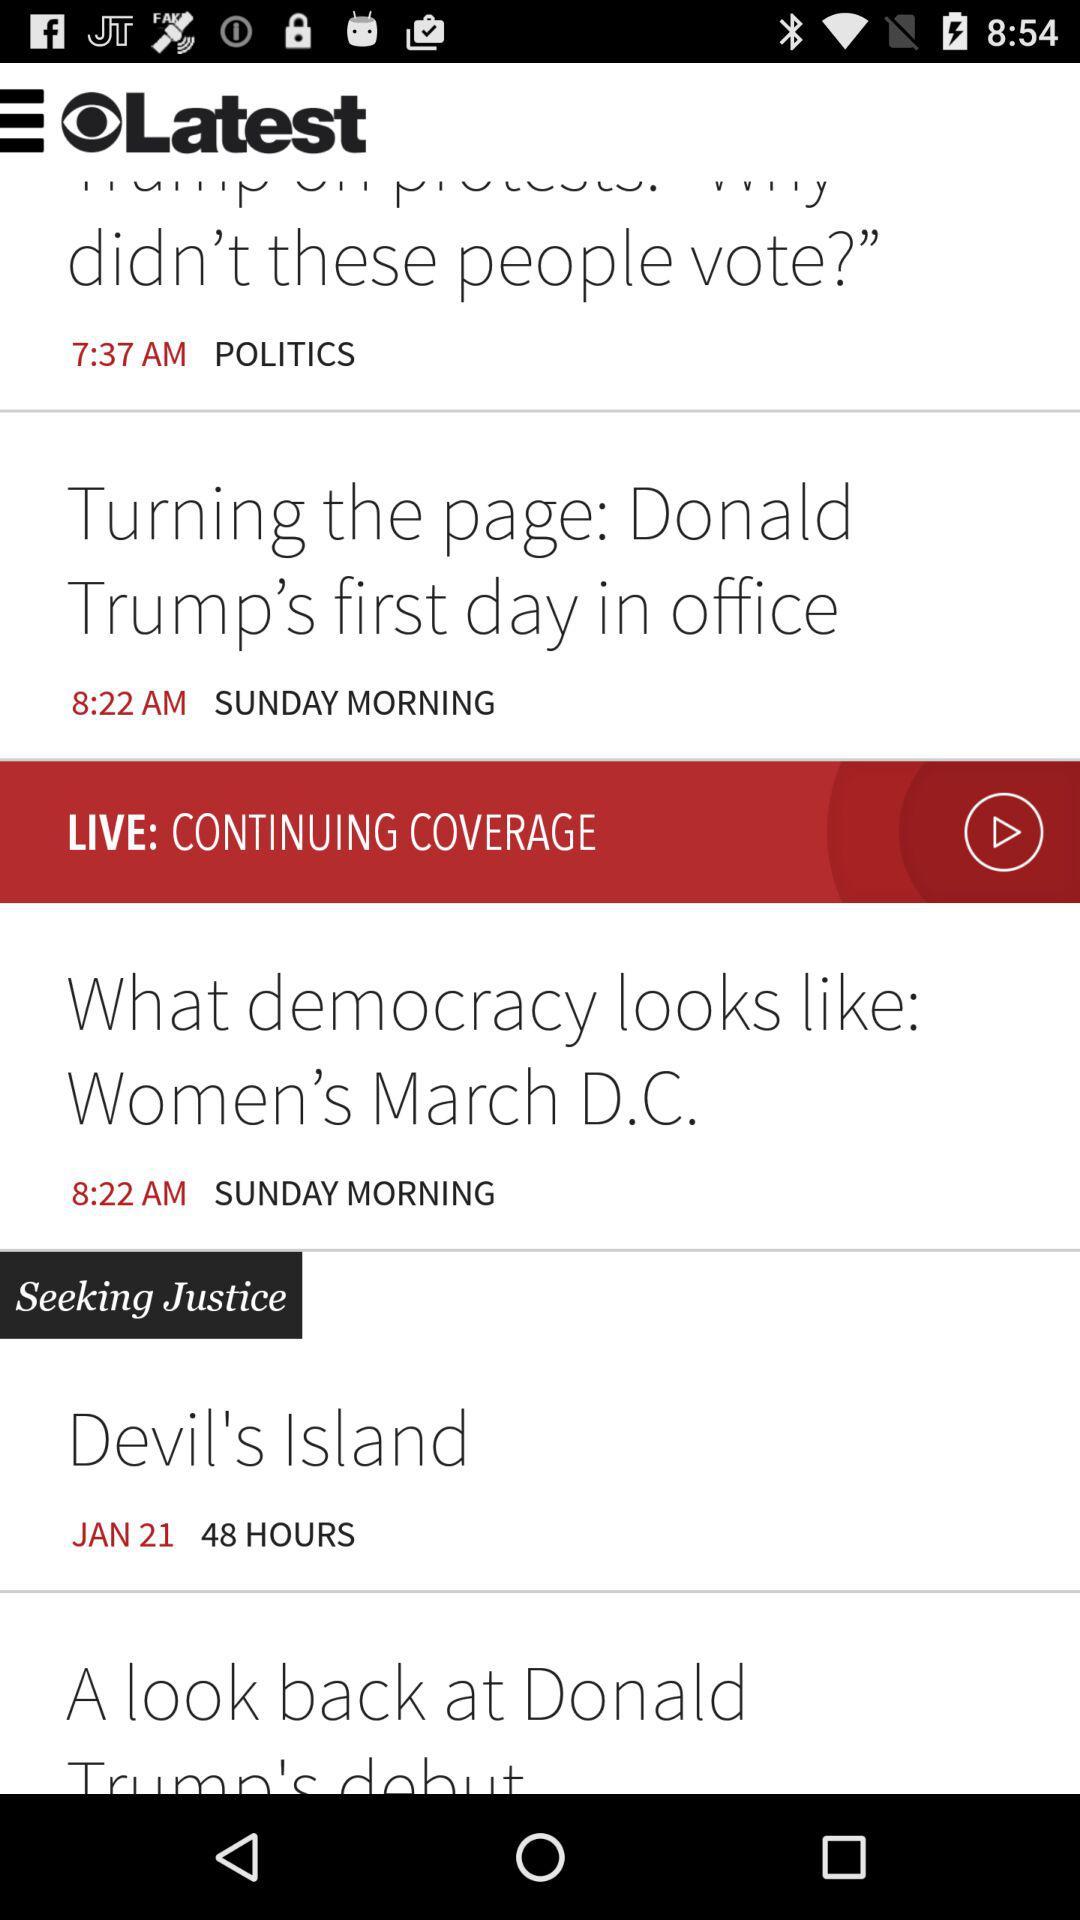 This screenshot has height=1920, width=1080. What do you see at coordinates (64, 117) in the screenshot?
I see `menu` at bounding box center [64, 117].